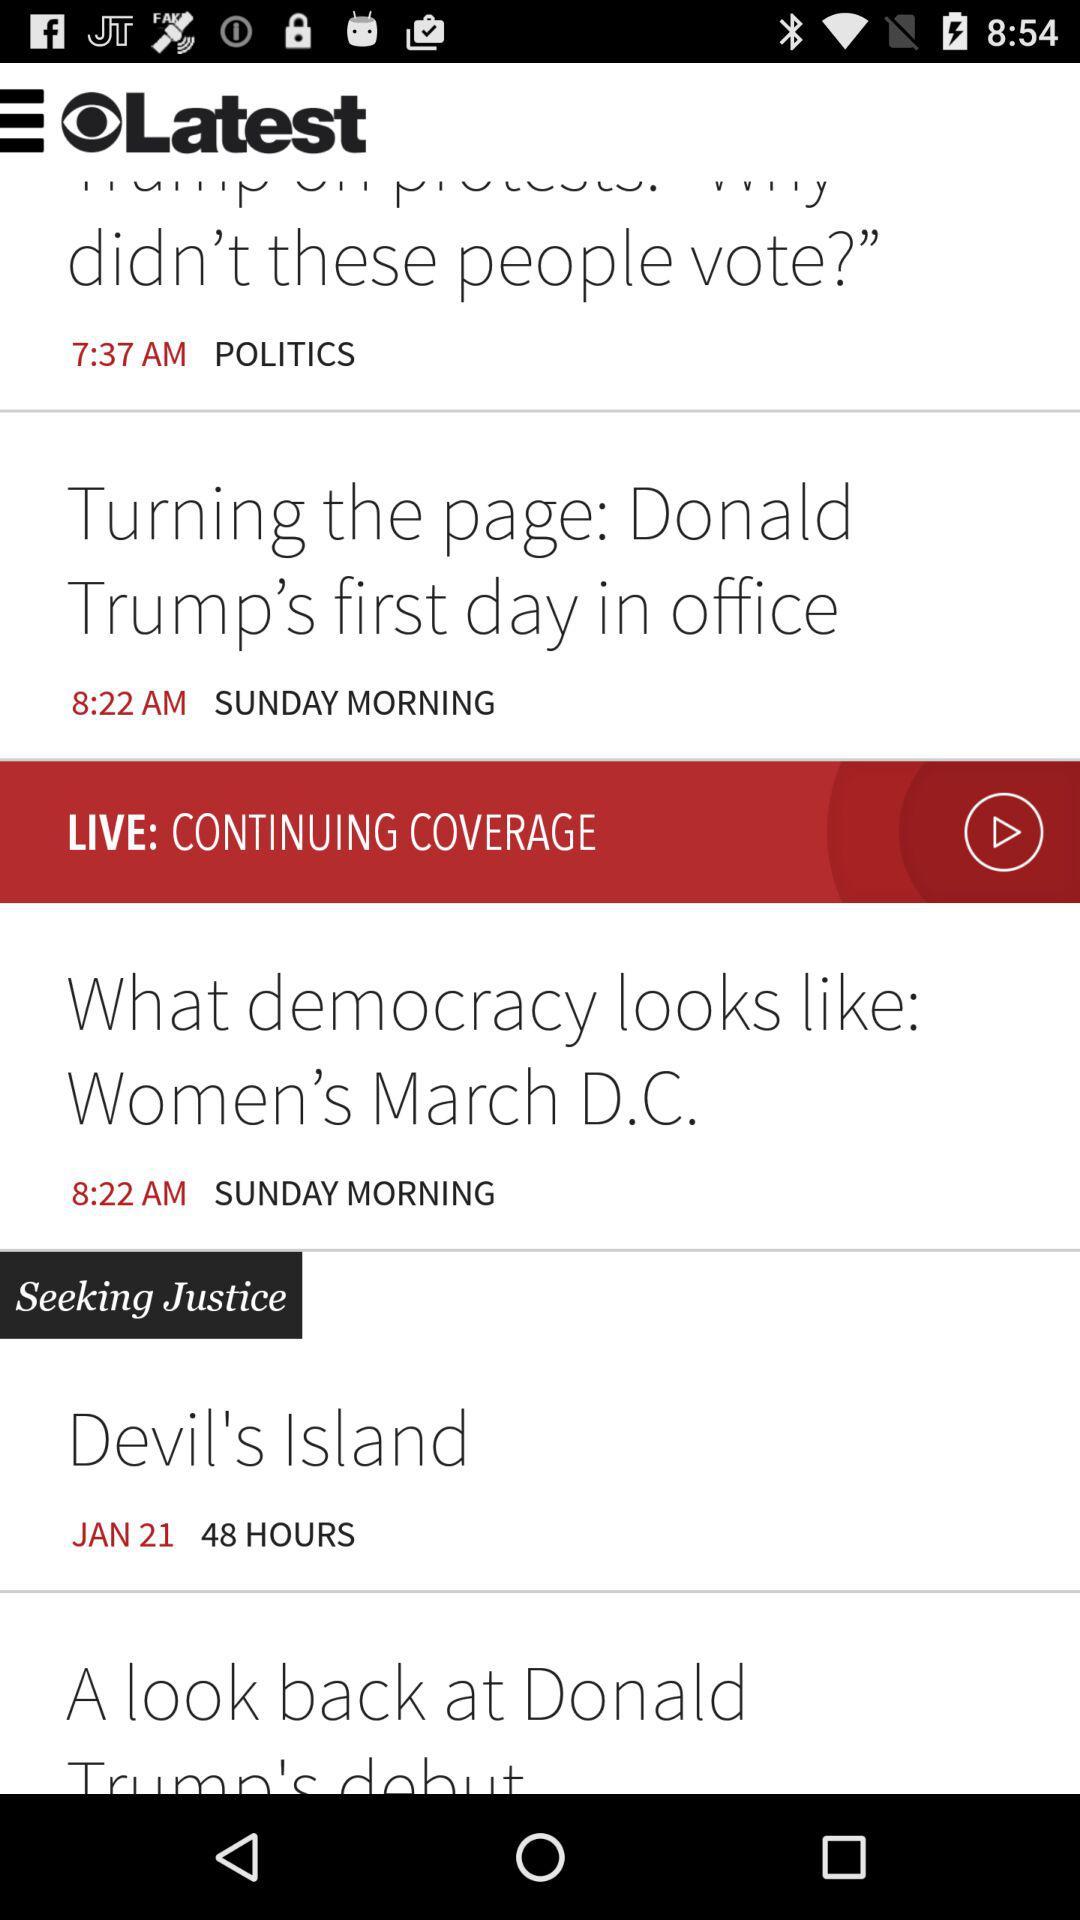 This screenshot has height=1920, width=1080. What do you see at coordinates (64, 117) in the screenshot?
I see `menu` at bounding box center [64, 117].